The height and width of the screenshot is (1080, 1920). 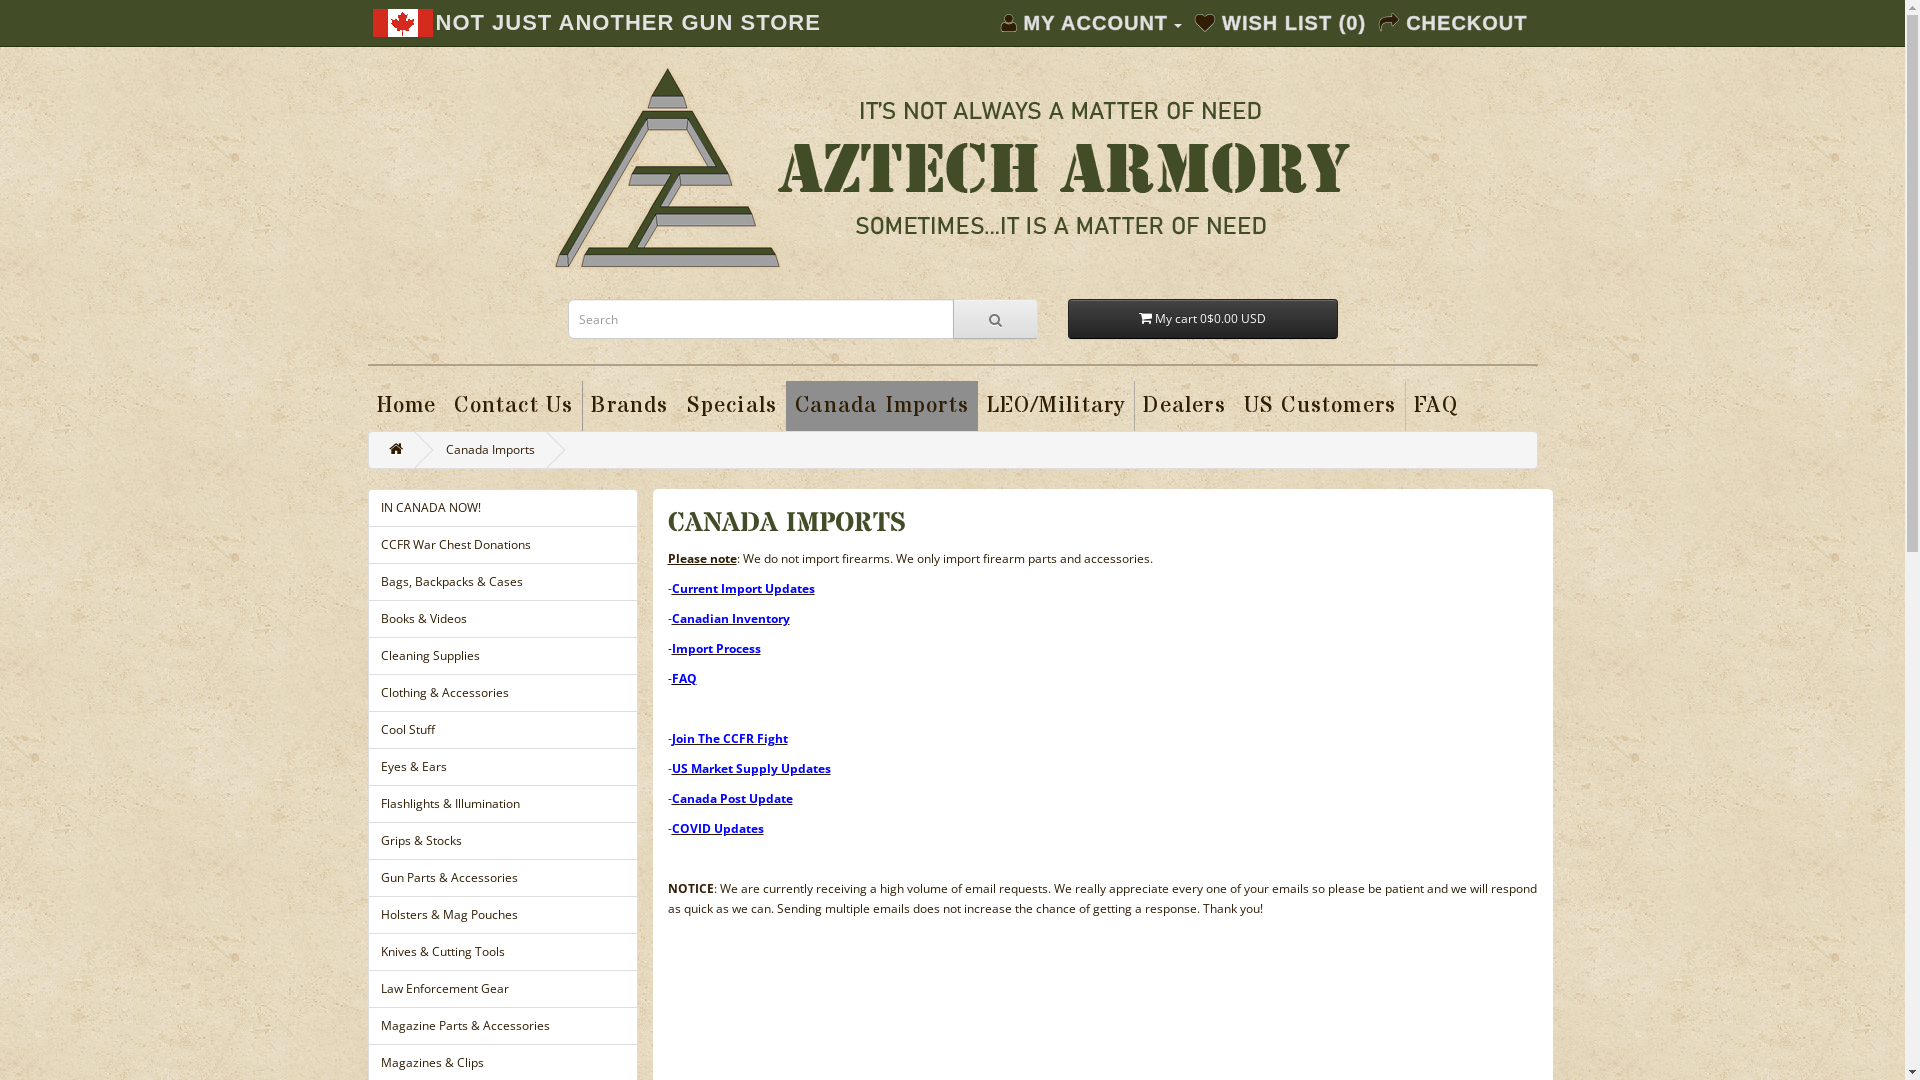 I want to click on 'Join The CCFR Fight', so click(x=728, y=738).